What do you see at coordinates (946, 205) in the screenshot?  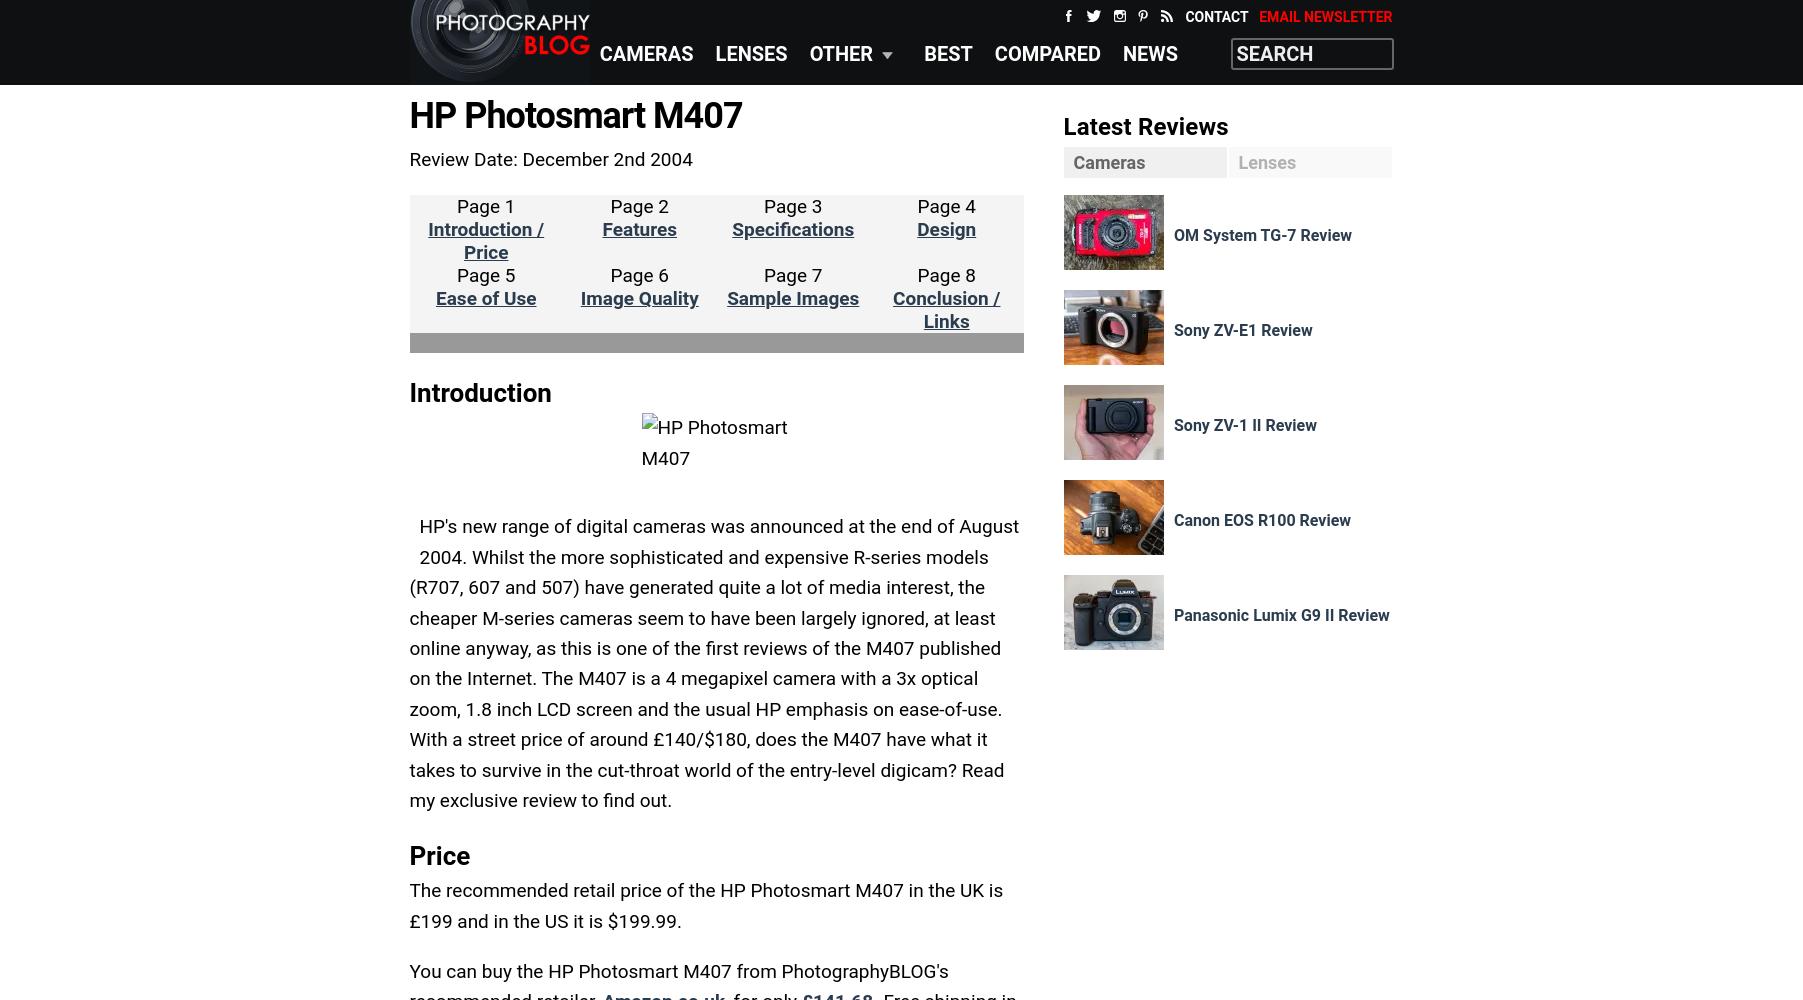 I see `'Page 4'` at bounding box center [946, 205].